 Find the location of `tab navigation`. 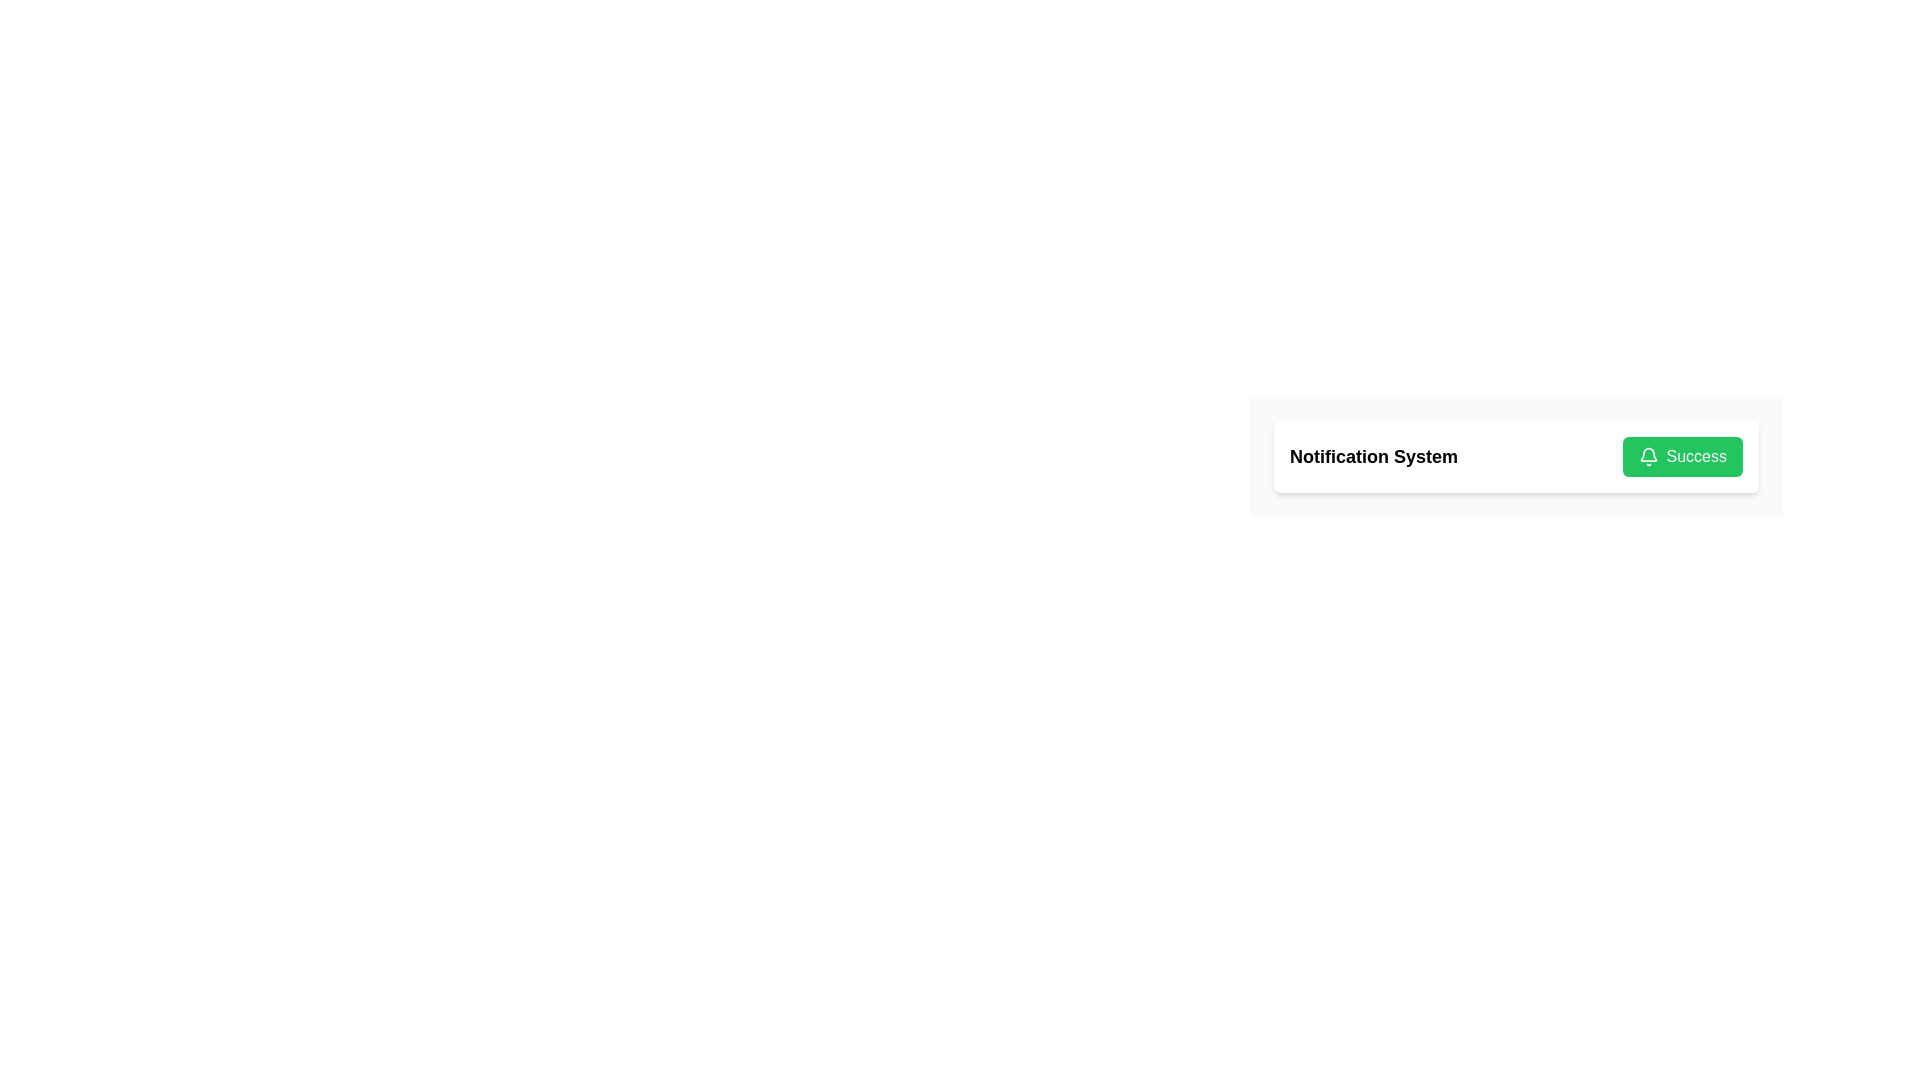

tab navigation is located at coordinates (1681, 456).